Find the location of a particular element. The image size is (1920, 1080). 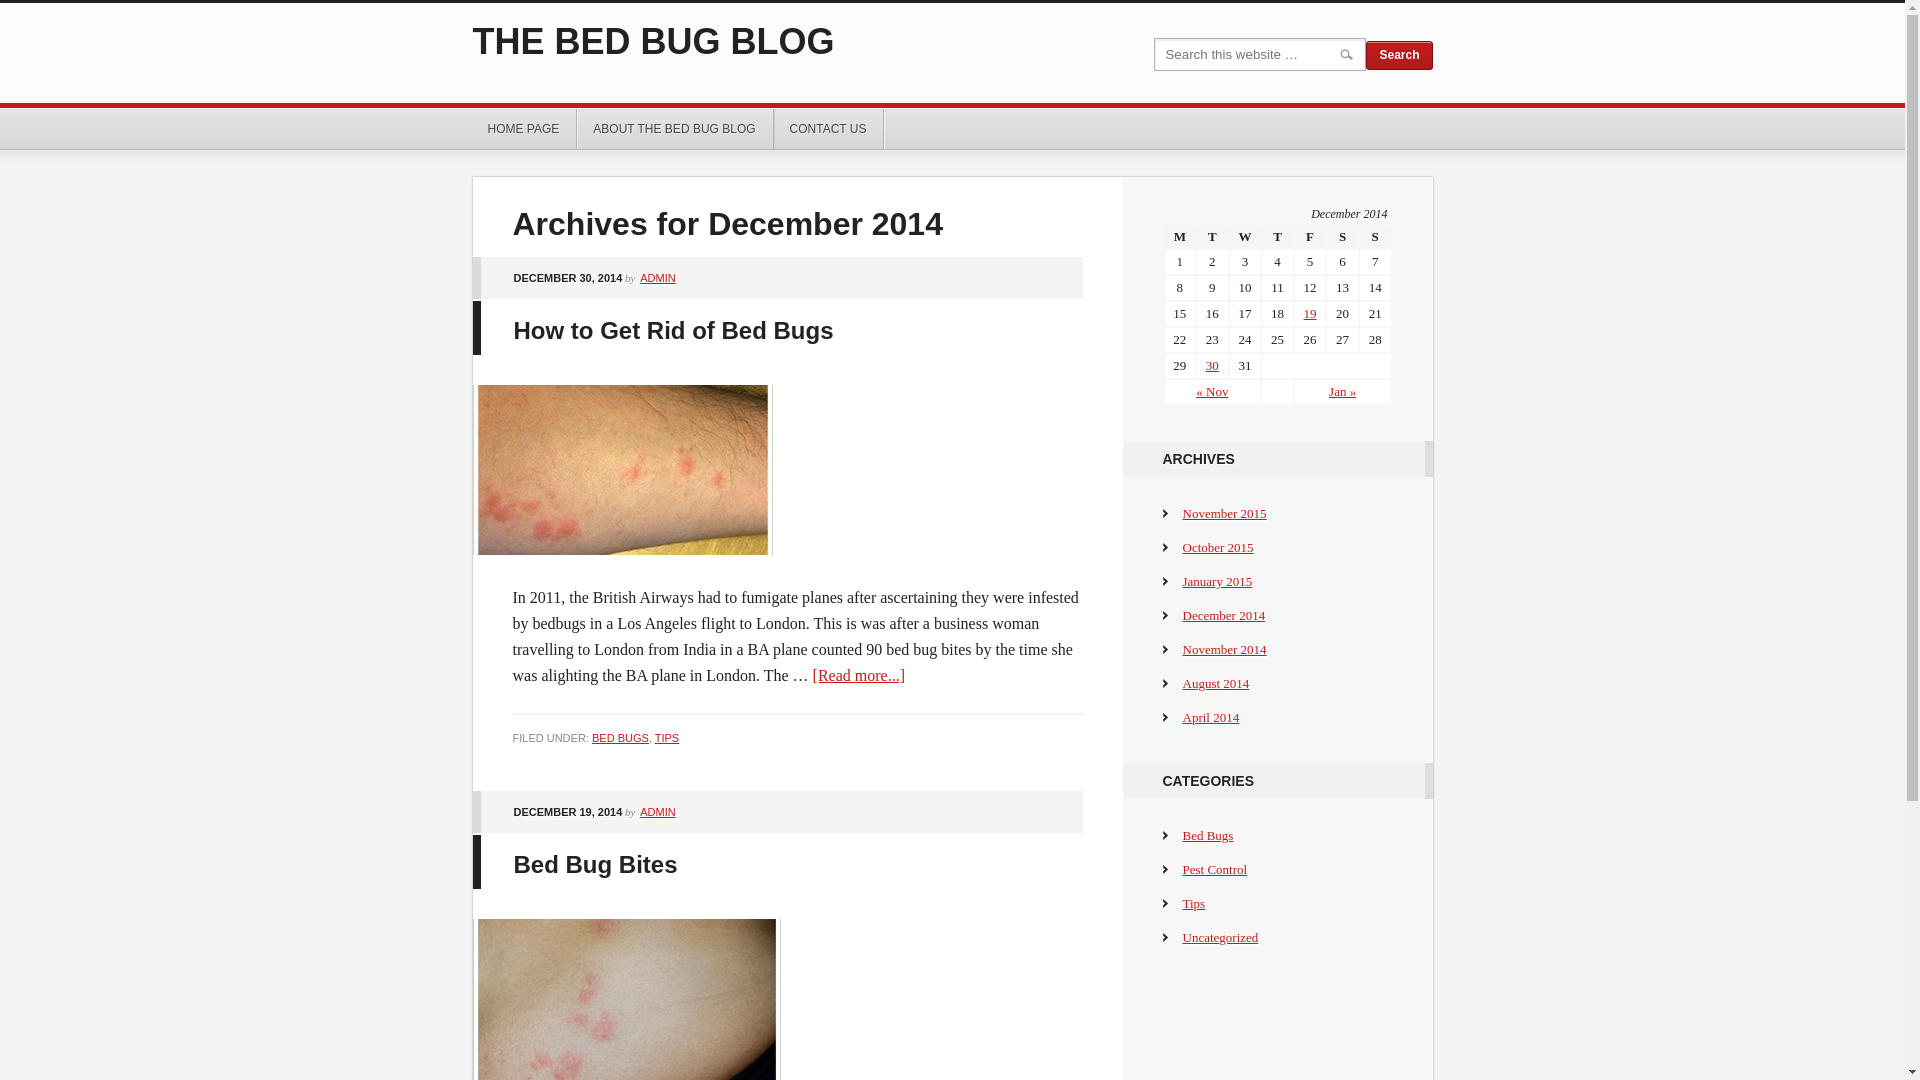

'August 2014' is located at coordinates (1214, 682).